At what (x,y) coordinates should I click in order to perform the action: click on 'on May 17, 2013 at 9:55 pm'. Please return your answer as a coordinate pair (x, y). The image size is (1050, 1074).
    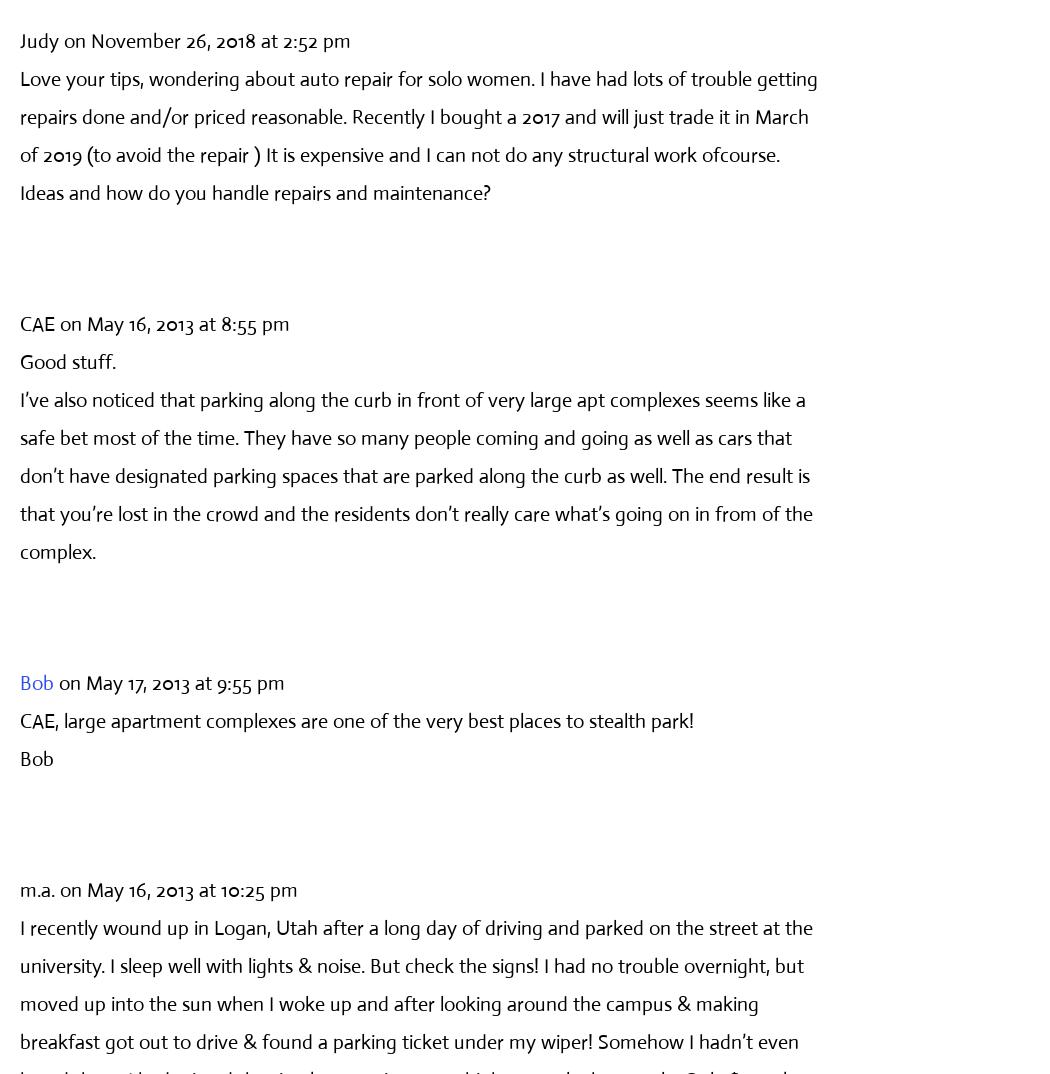
    Looking at the image, I should click on (171, 681).